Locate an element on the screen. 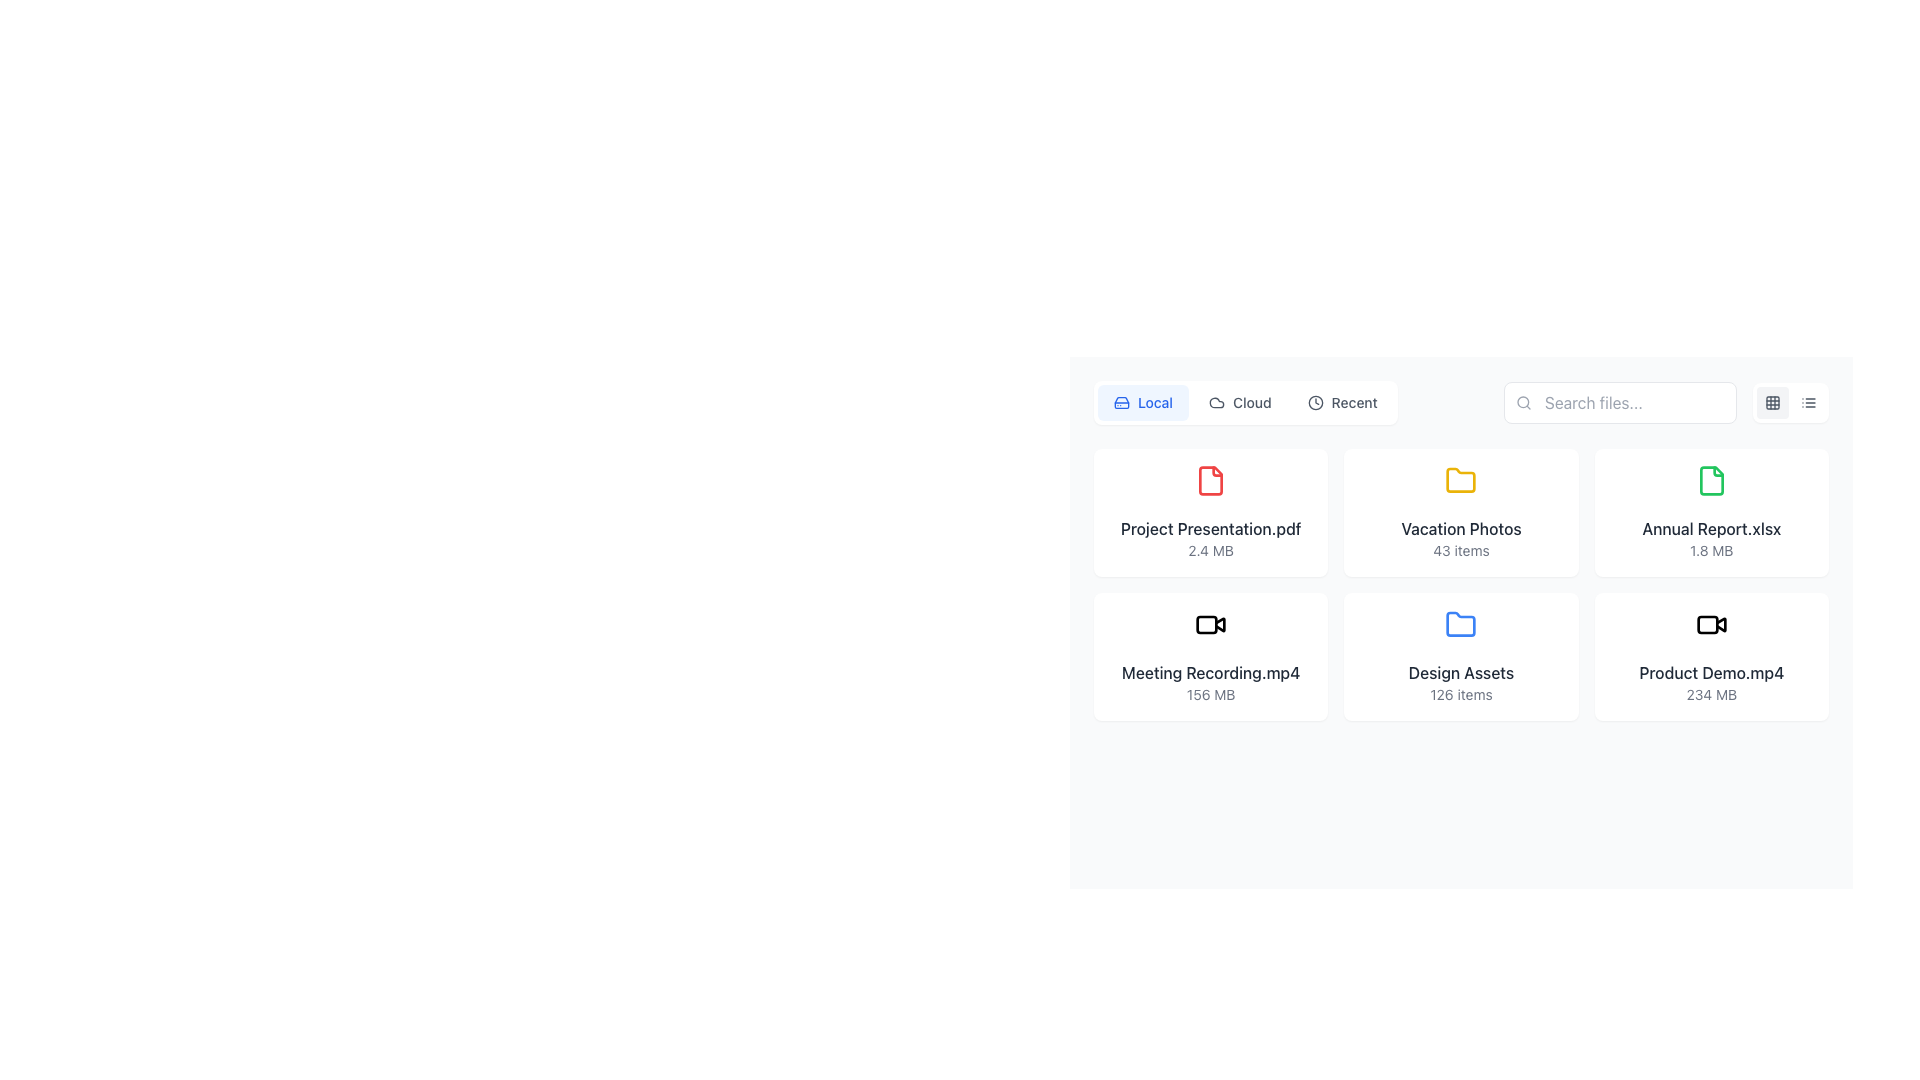  the file associated with the text label displaying 'Project Presentation.pdf', which is located as the top-left file entry in the grid layout of file icons is located at coordinates (1210, 527).